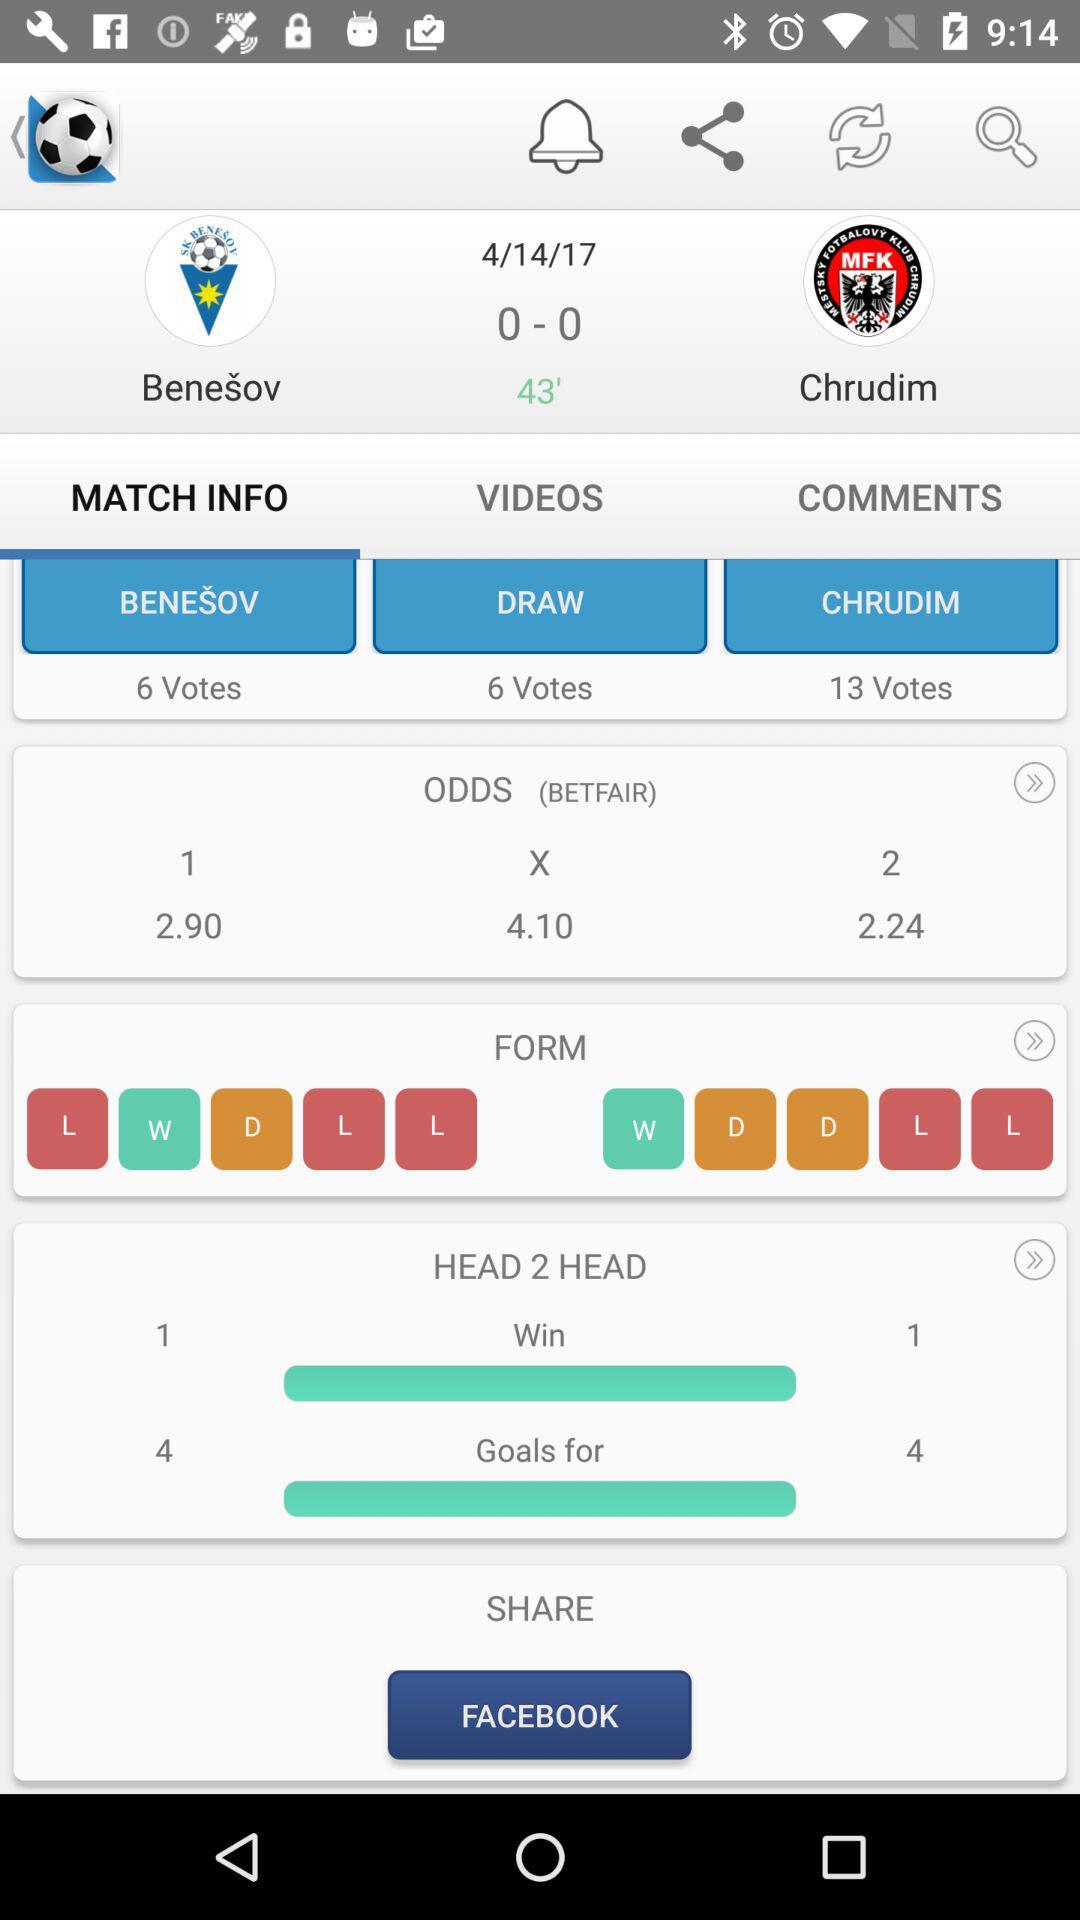 The width and height of the screenshot is (1080, 1920). Describe the element at coordinates (867, 279) in the screenshot. I see `chrudim` at that location.